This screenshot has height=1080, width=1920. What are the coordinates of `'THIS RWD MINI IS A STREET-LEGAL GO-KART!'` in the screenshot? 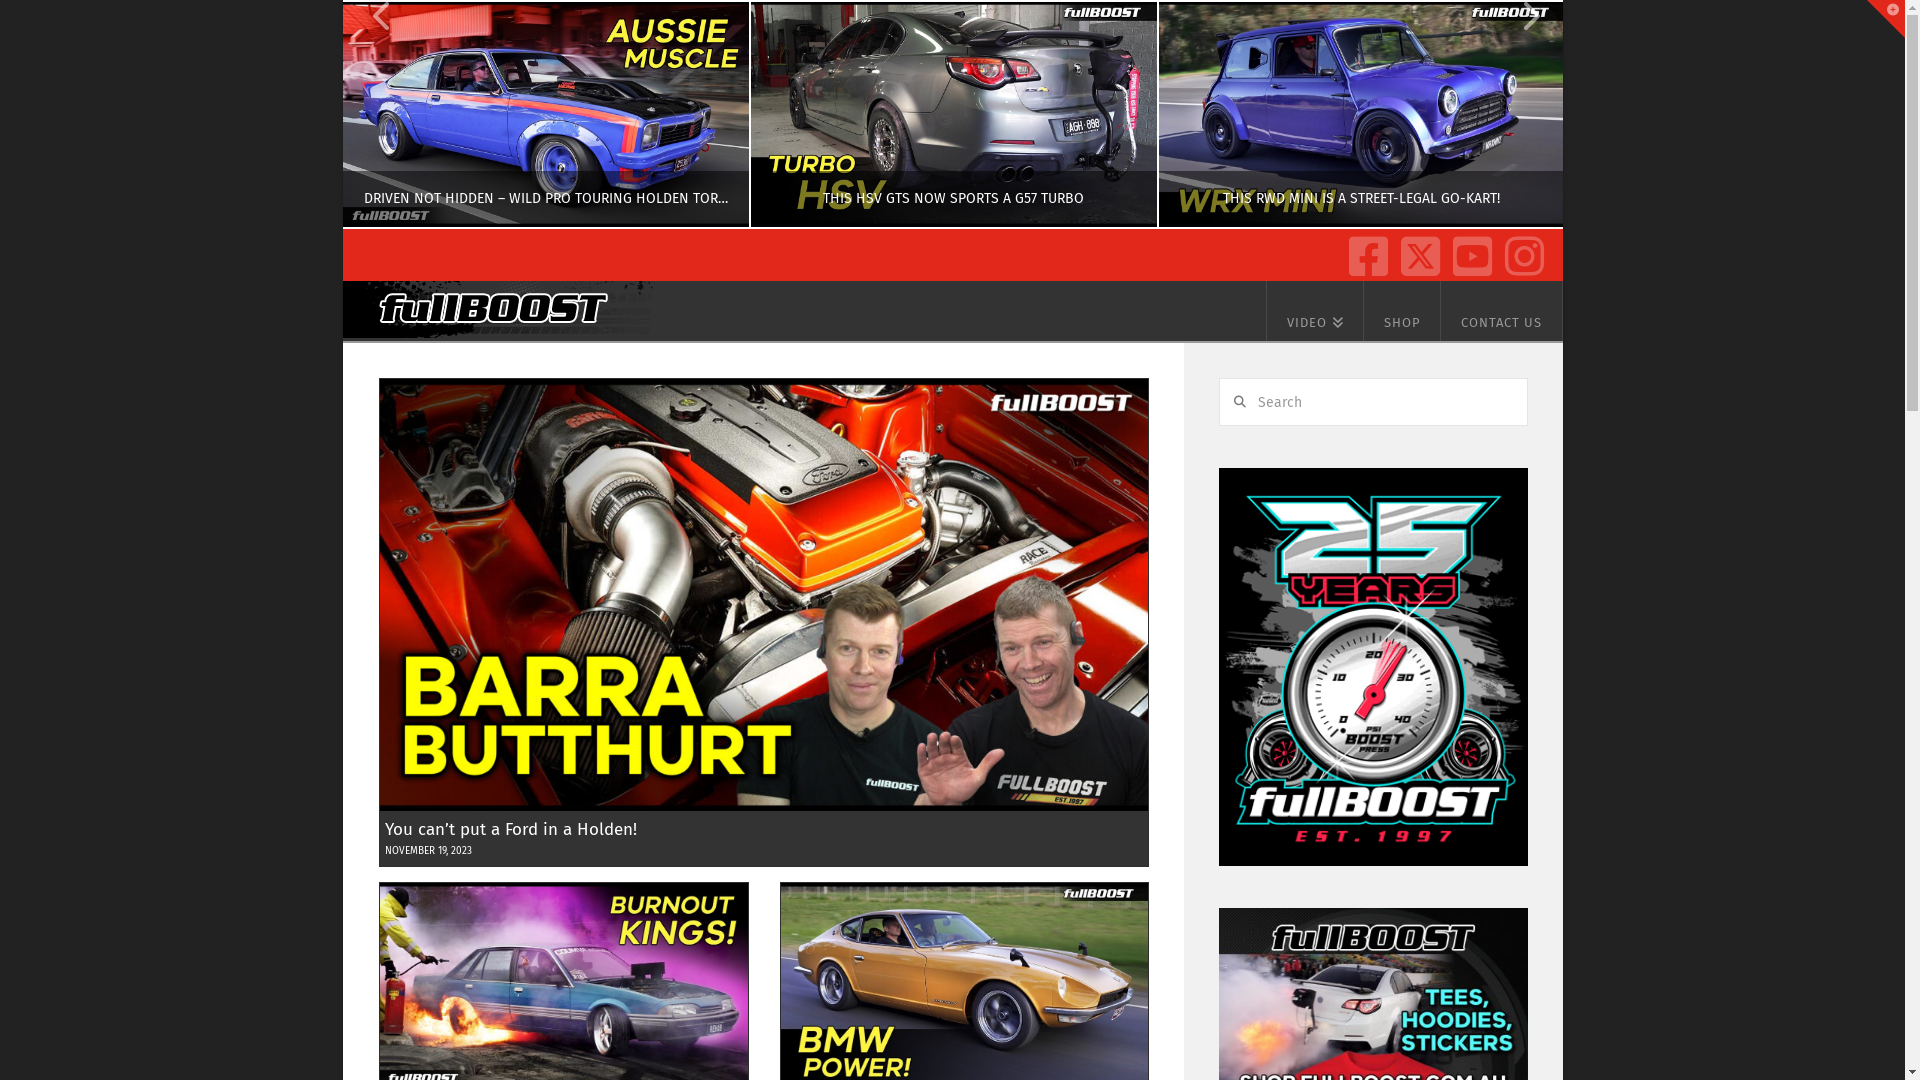 It's located at (1359, 114).